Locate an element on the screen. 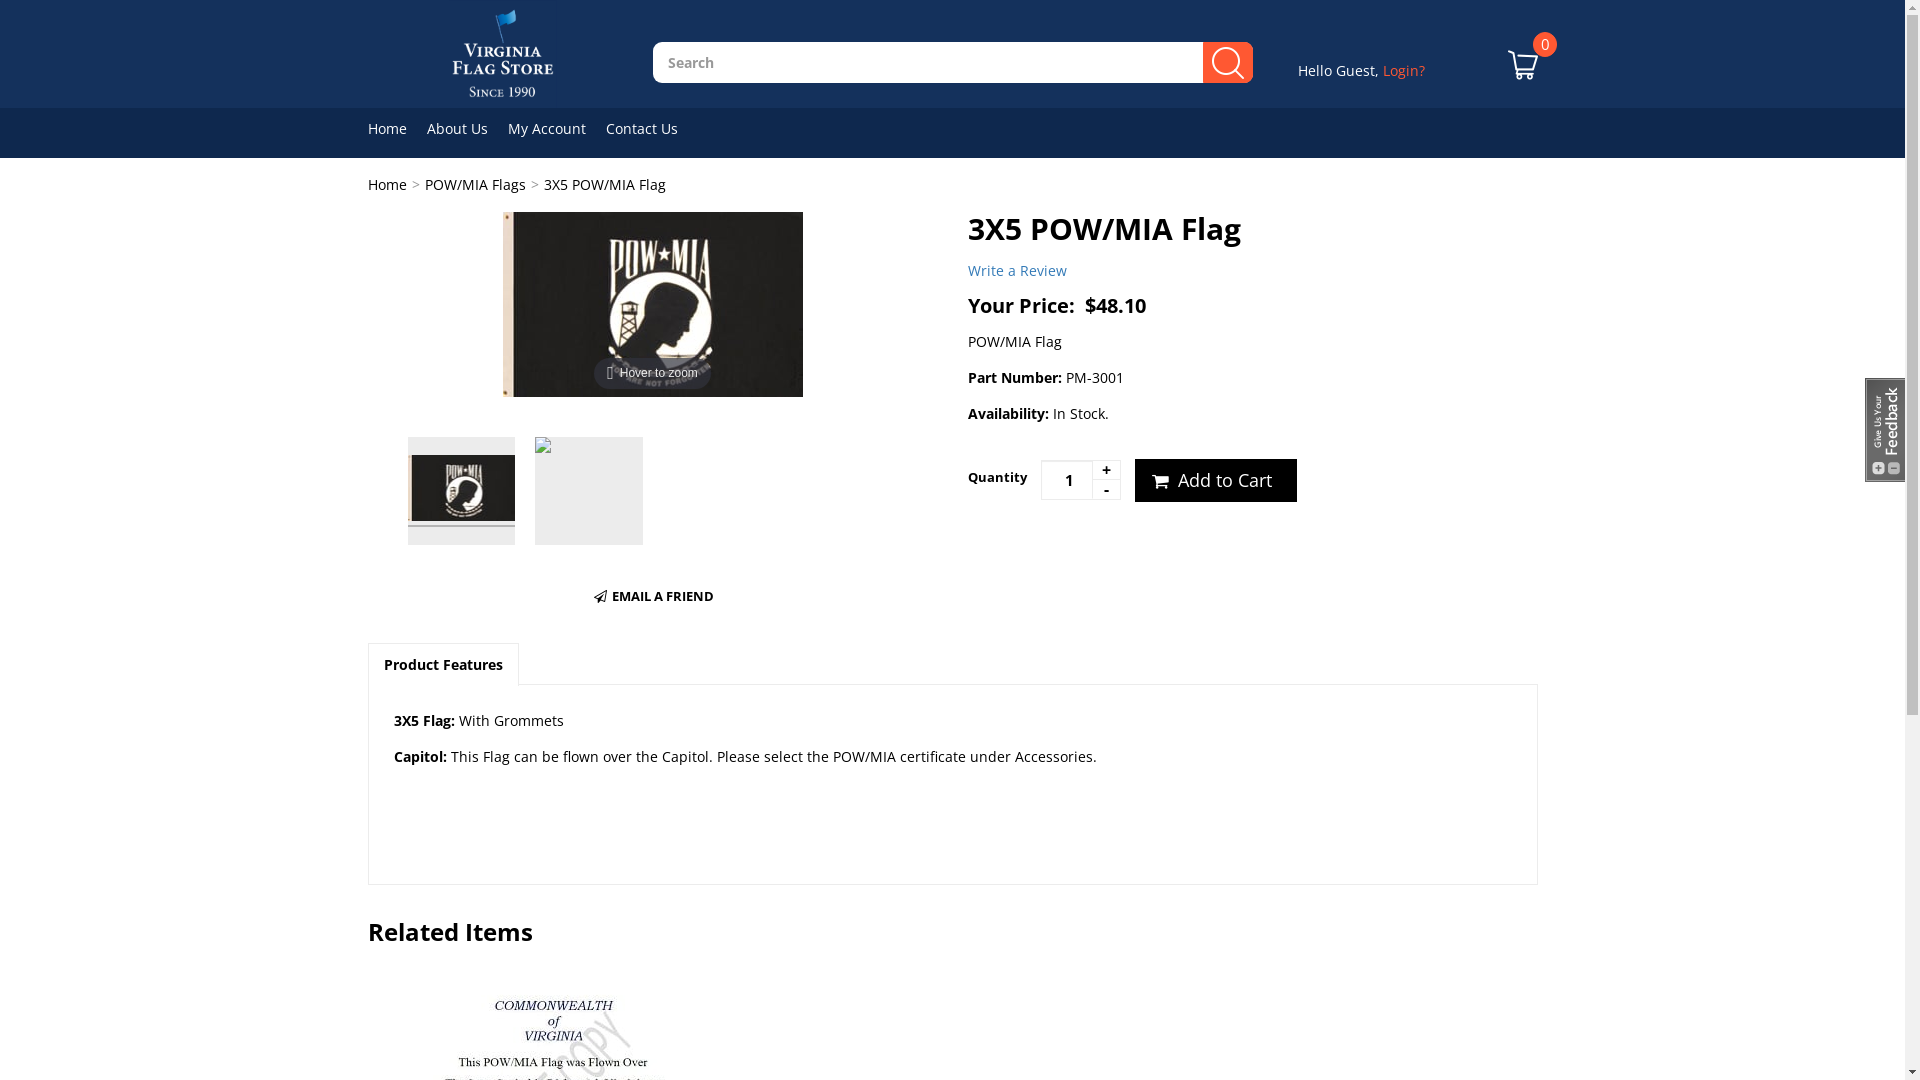 The image size is (1920, 1080). 'Product Features' is located at coordinates (441, 663).